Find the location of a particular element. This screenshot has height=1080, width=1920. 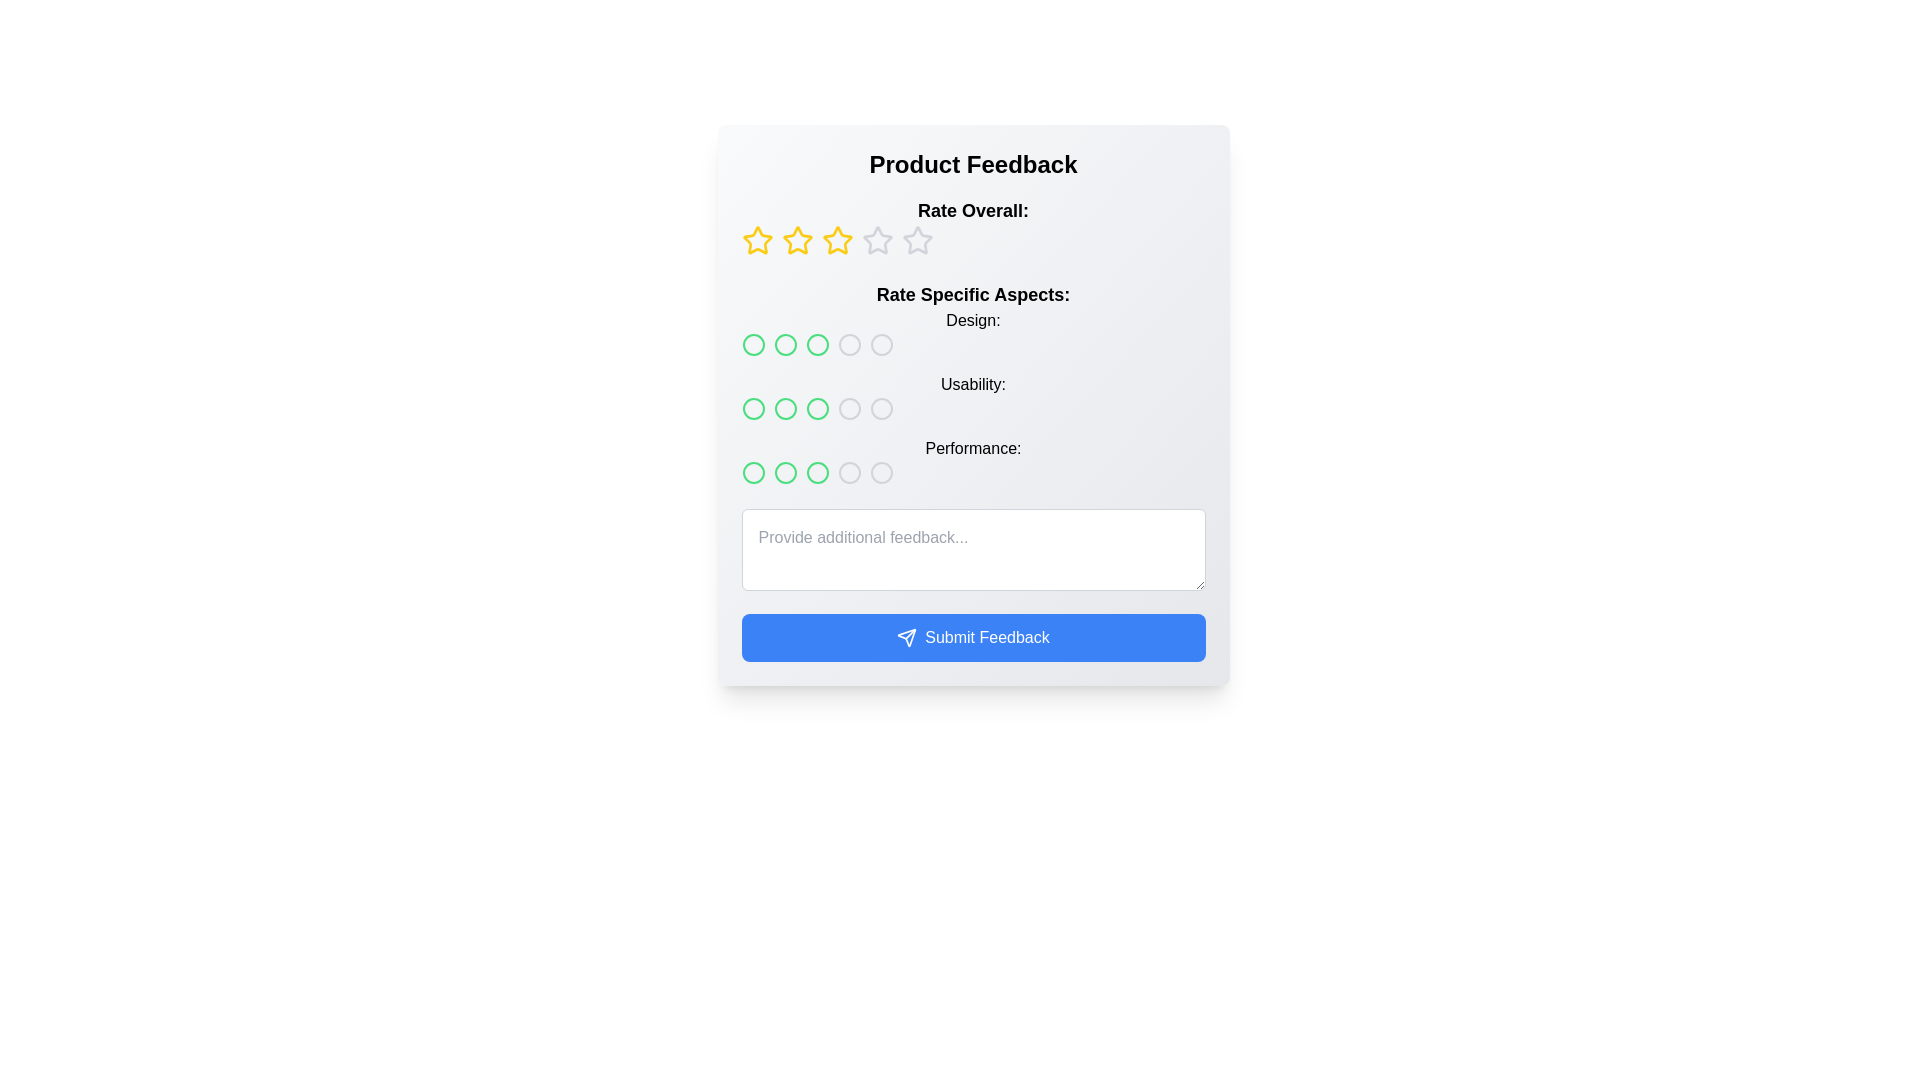

the second selectable circle for ratings under the 'Design' label is located at coordinates (880, 343).